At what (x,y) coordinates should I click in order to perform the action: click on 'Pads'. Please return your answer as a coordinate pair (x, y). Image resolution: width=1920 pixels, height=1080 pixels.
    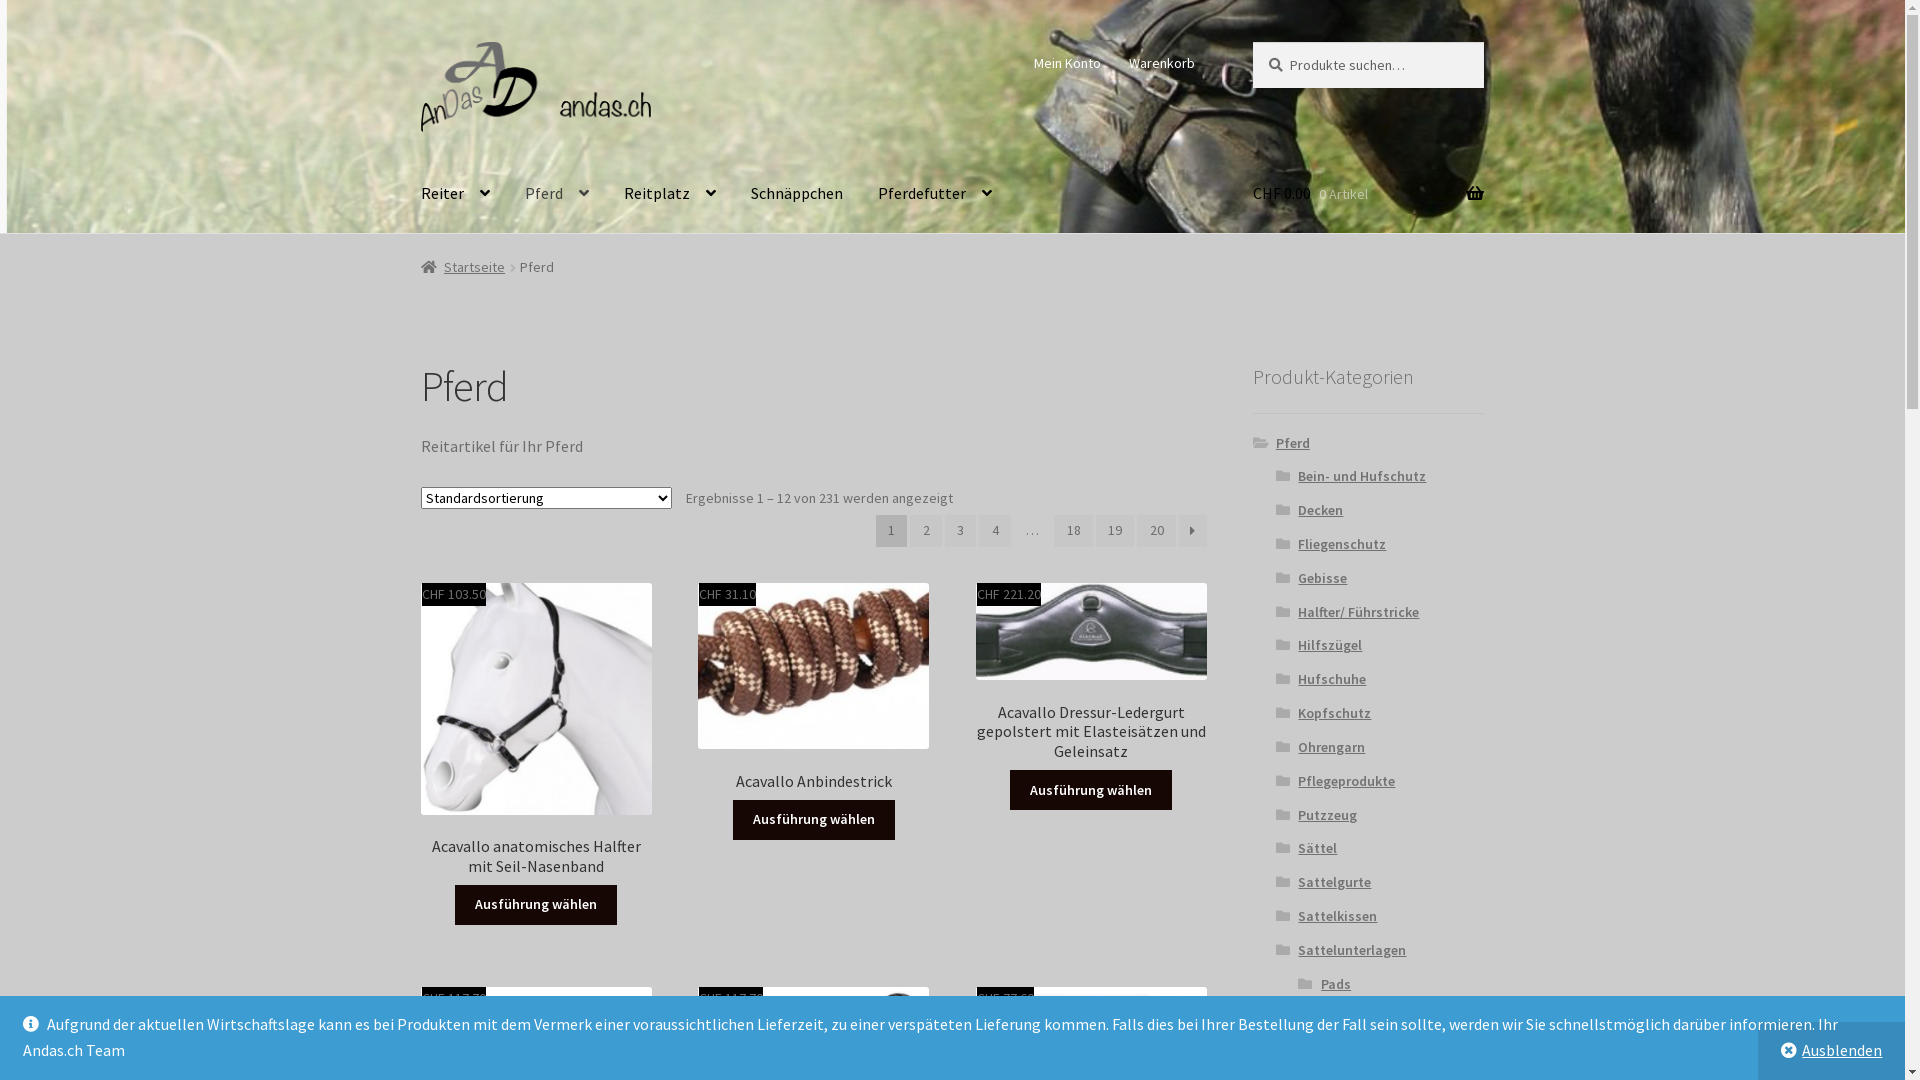
    Looking at the image, I should click on (1335, 982).